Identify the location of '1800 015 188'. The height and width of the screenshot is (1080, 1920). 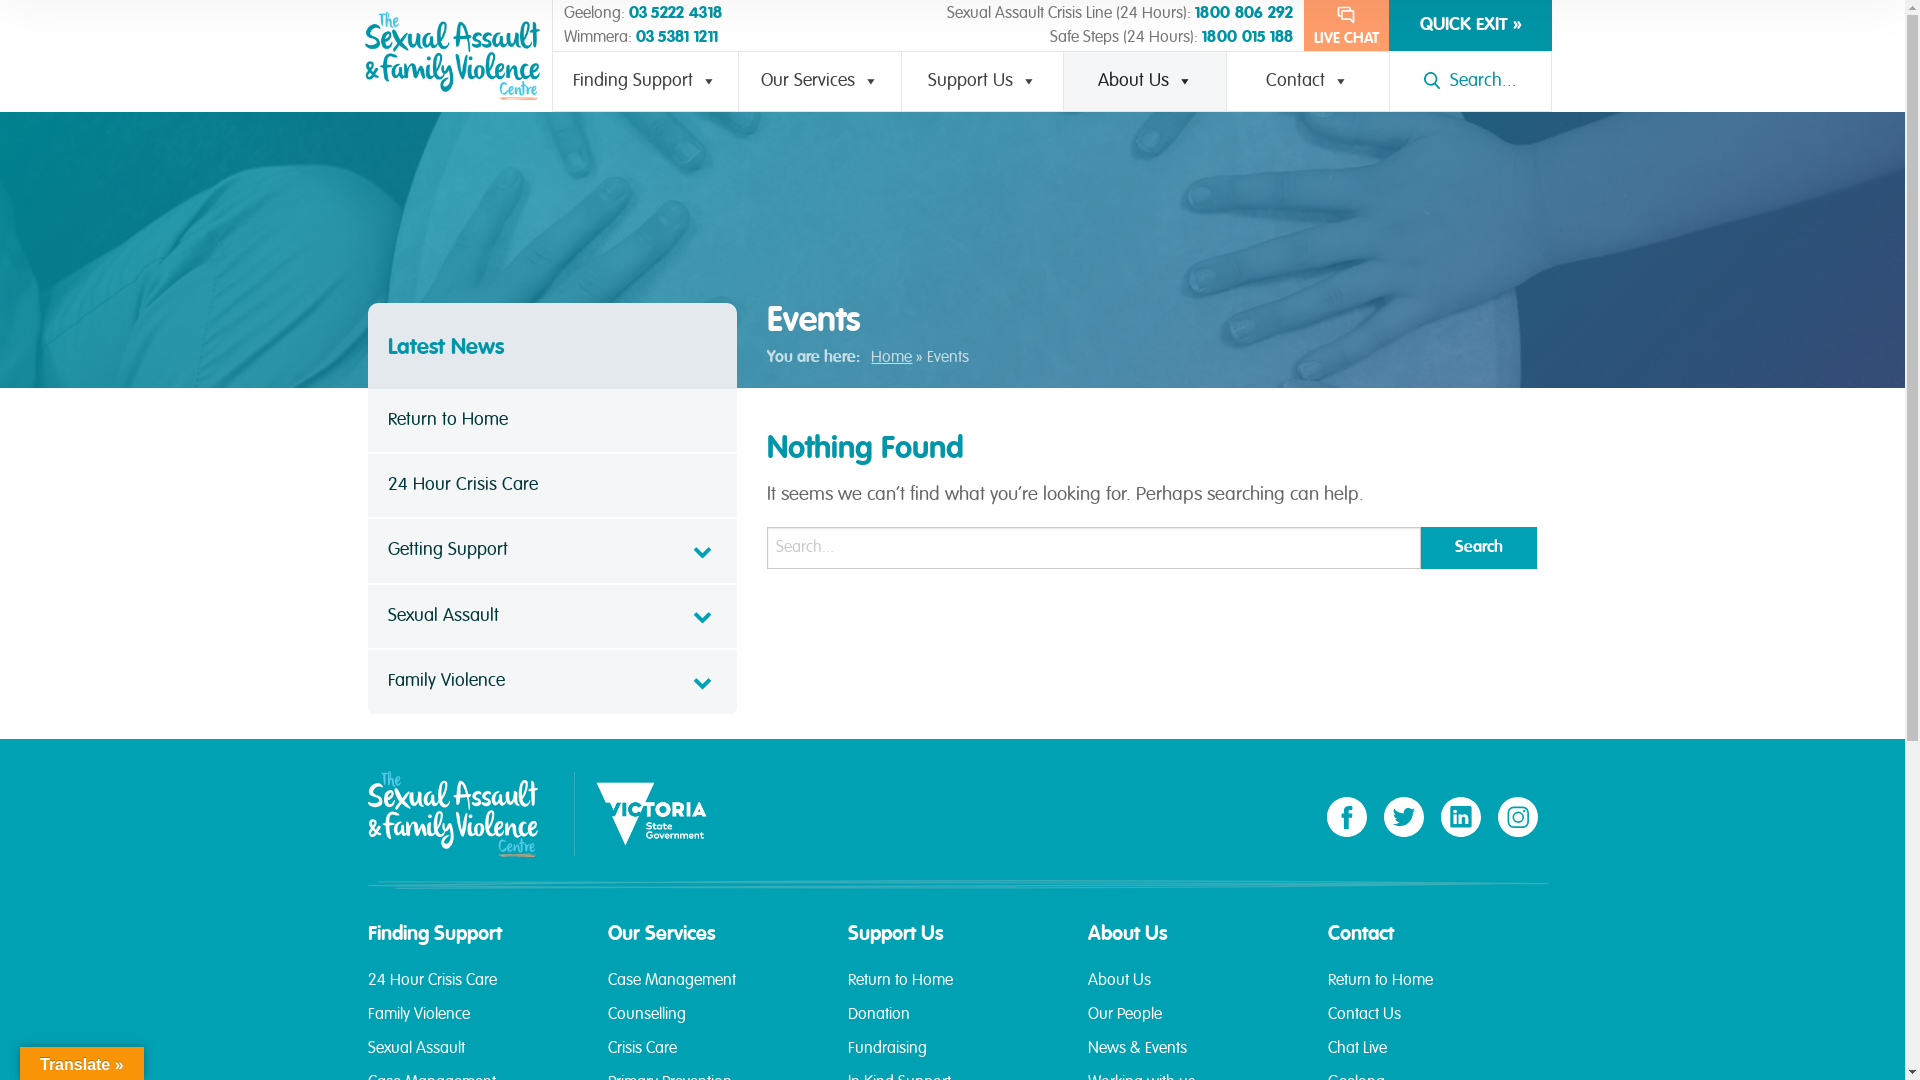
(1200, 38).